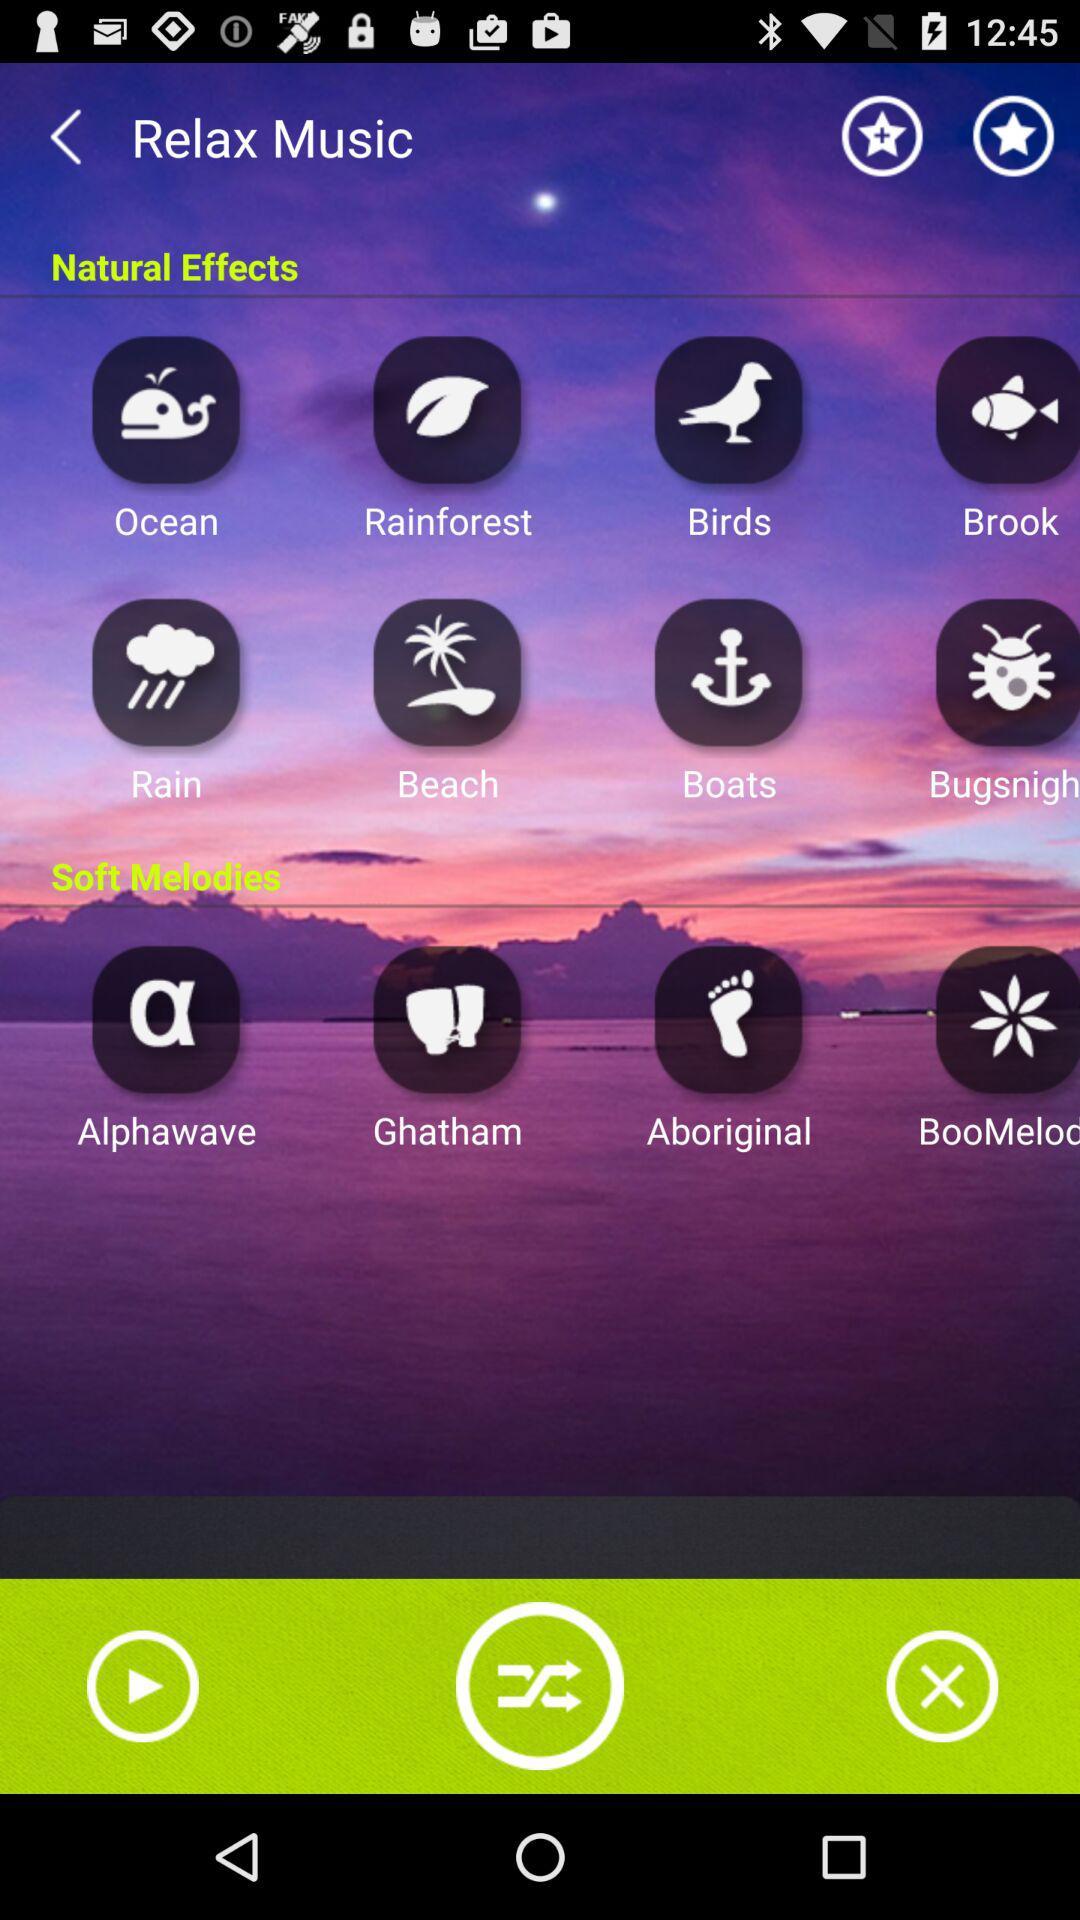 Image resolution: width=1080 pixels, height=1920 pixels. Describe the element at coordinates (729, 671) in the screenshot. I see `plays the boat relax music` at that location.